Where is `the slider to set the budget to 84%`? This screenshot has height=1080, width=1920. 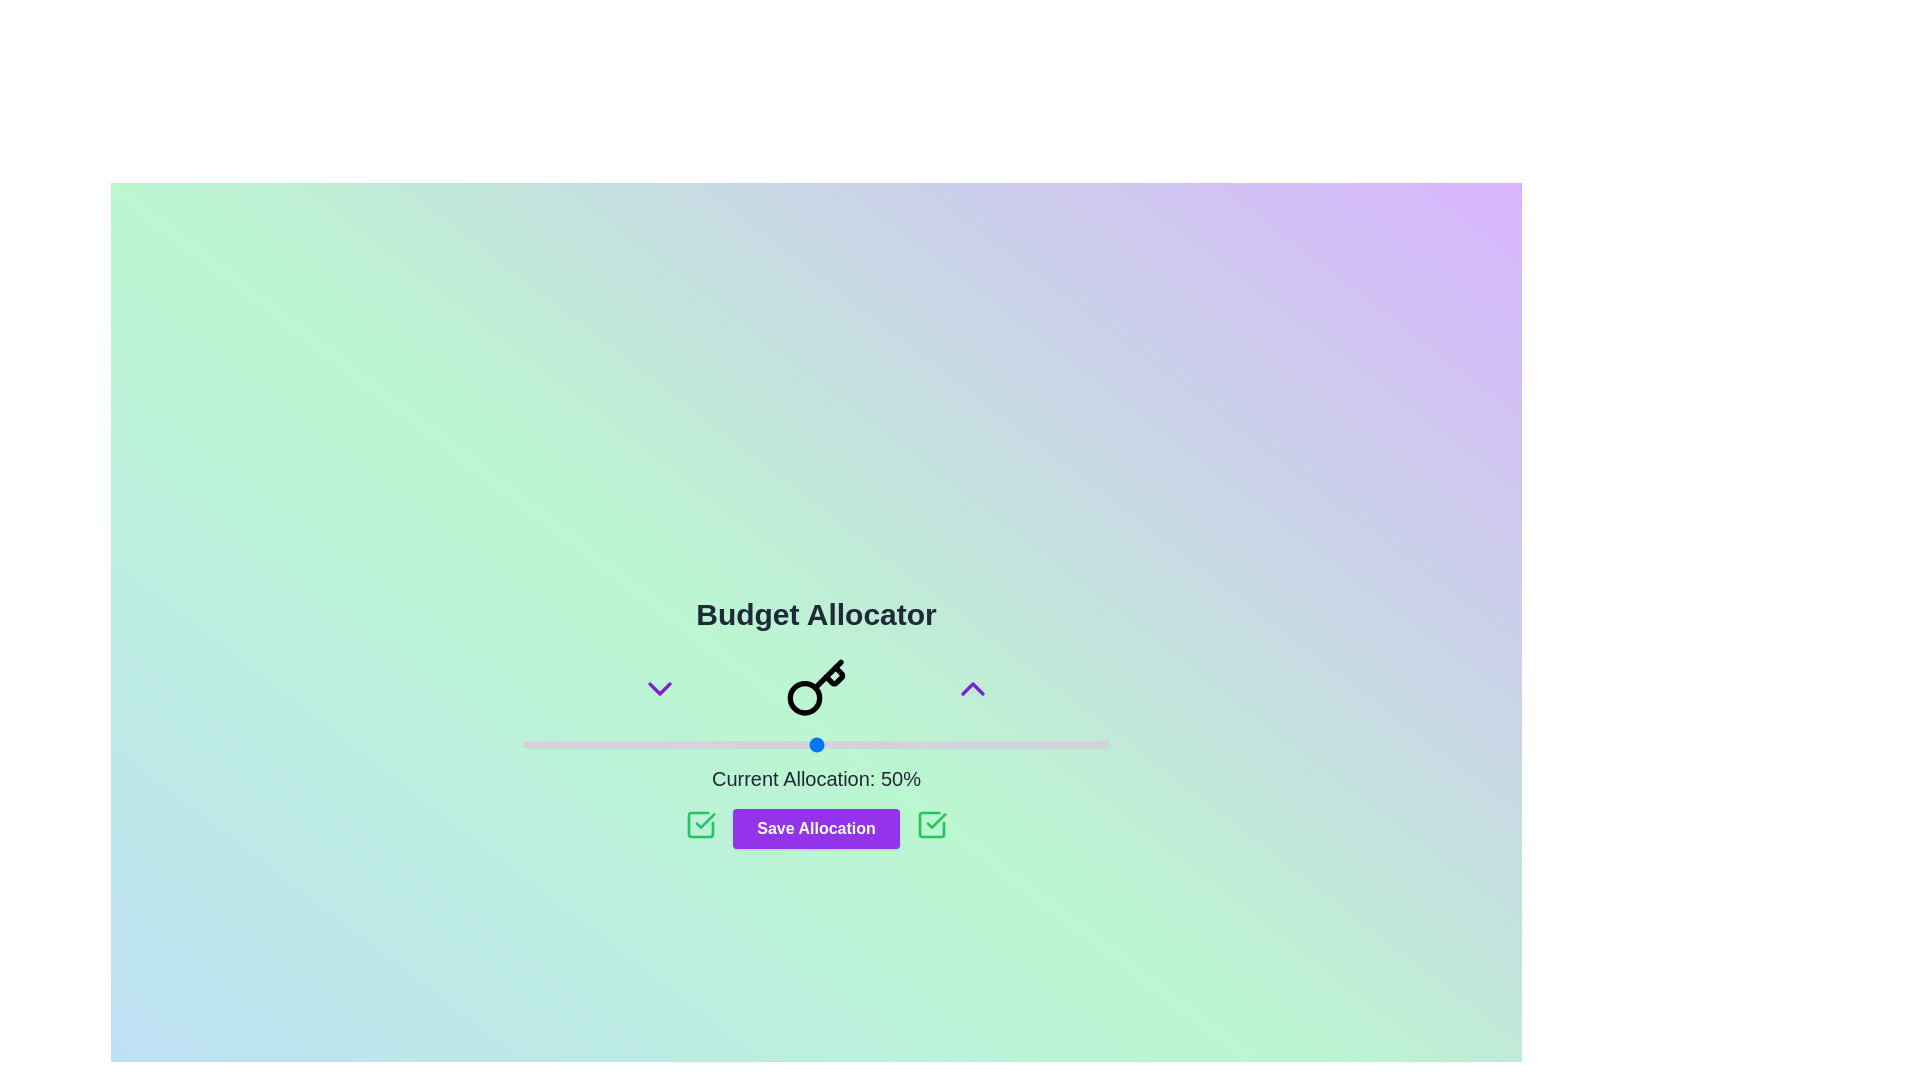 the slider to set the budget to 84% is located at coordinates (1016, 744).